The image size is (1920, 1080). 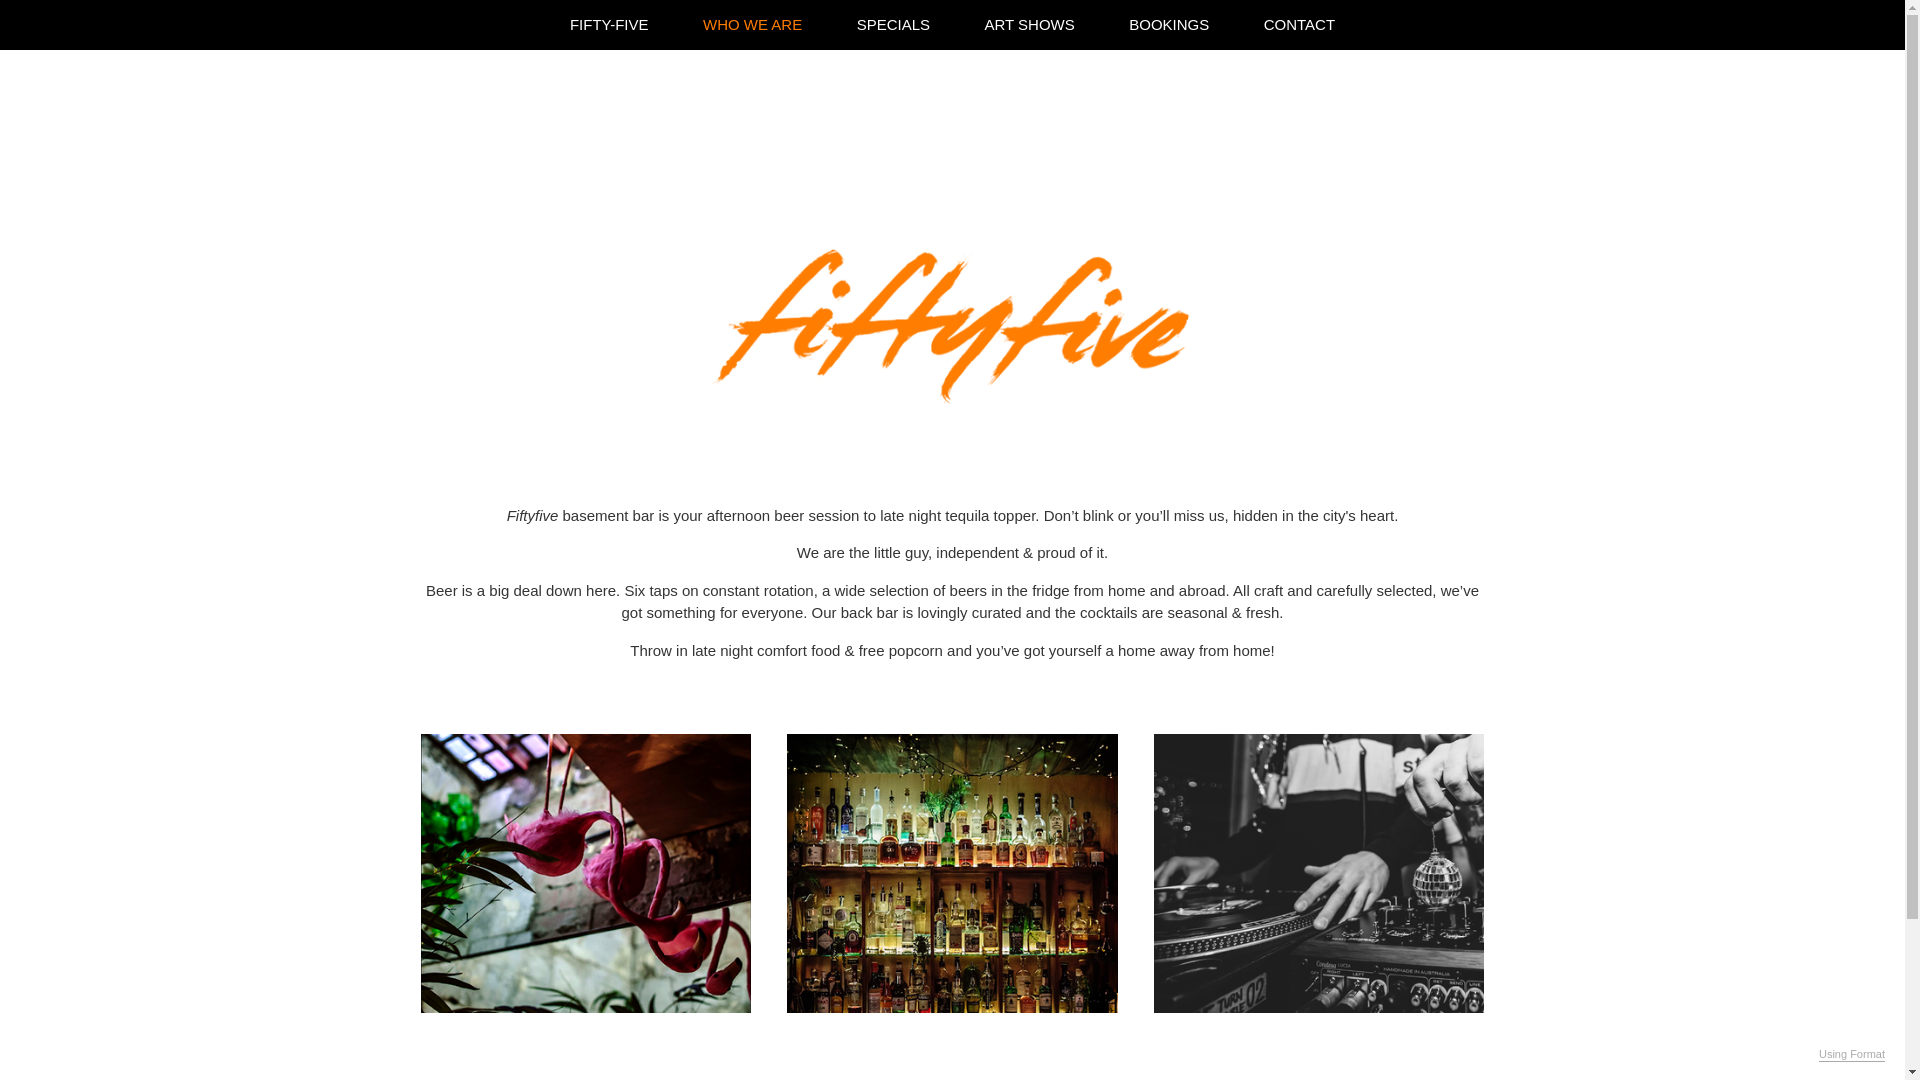 What do you see at coordinates (892, 24) in the screenshot?
I see `'SPECIALS'` at bounding box center [892, 24].